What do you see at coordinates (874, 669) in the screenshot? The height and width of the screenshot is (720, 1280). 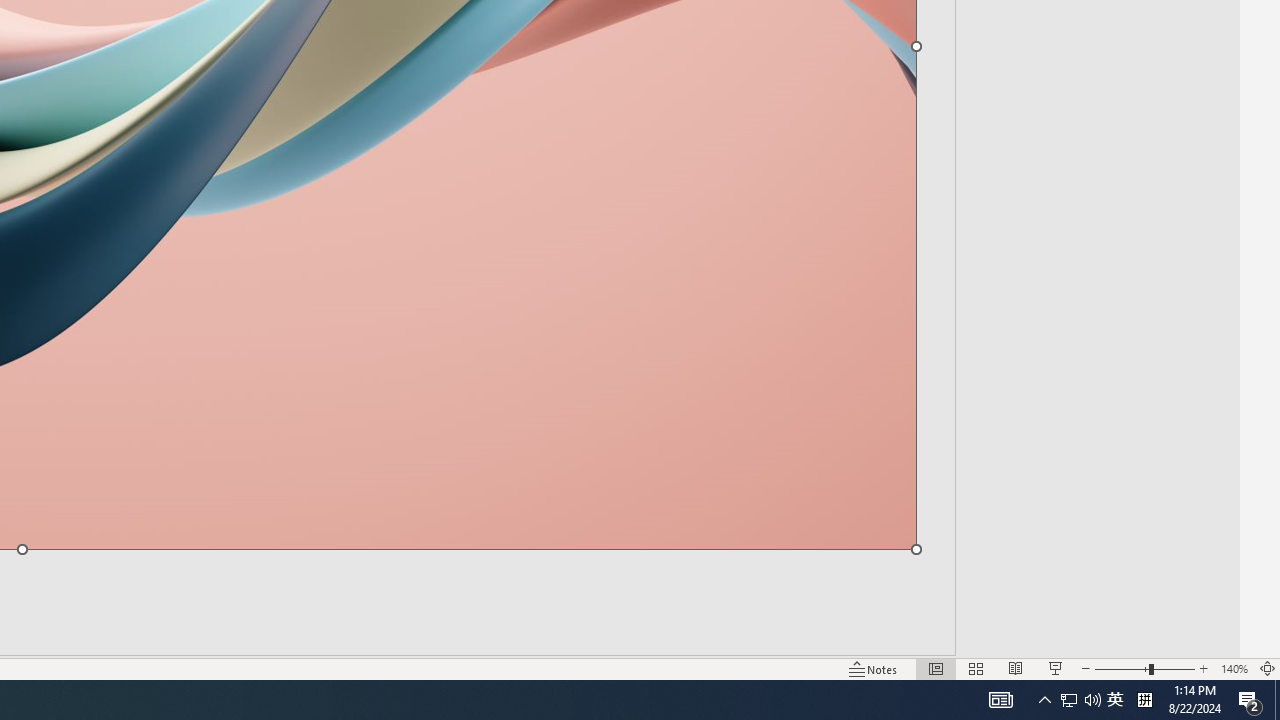 I see `'Notes '` at bounding box center [874, 669].